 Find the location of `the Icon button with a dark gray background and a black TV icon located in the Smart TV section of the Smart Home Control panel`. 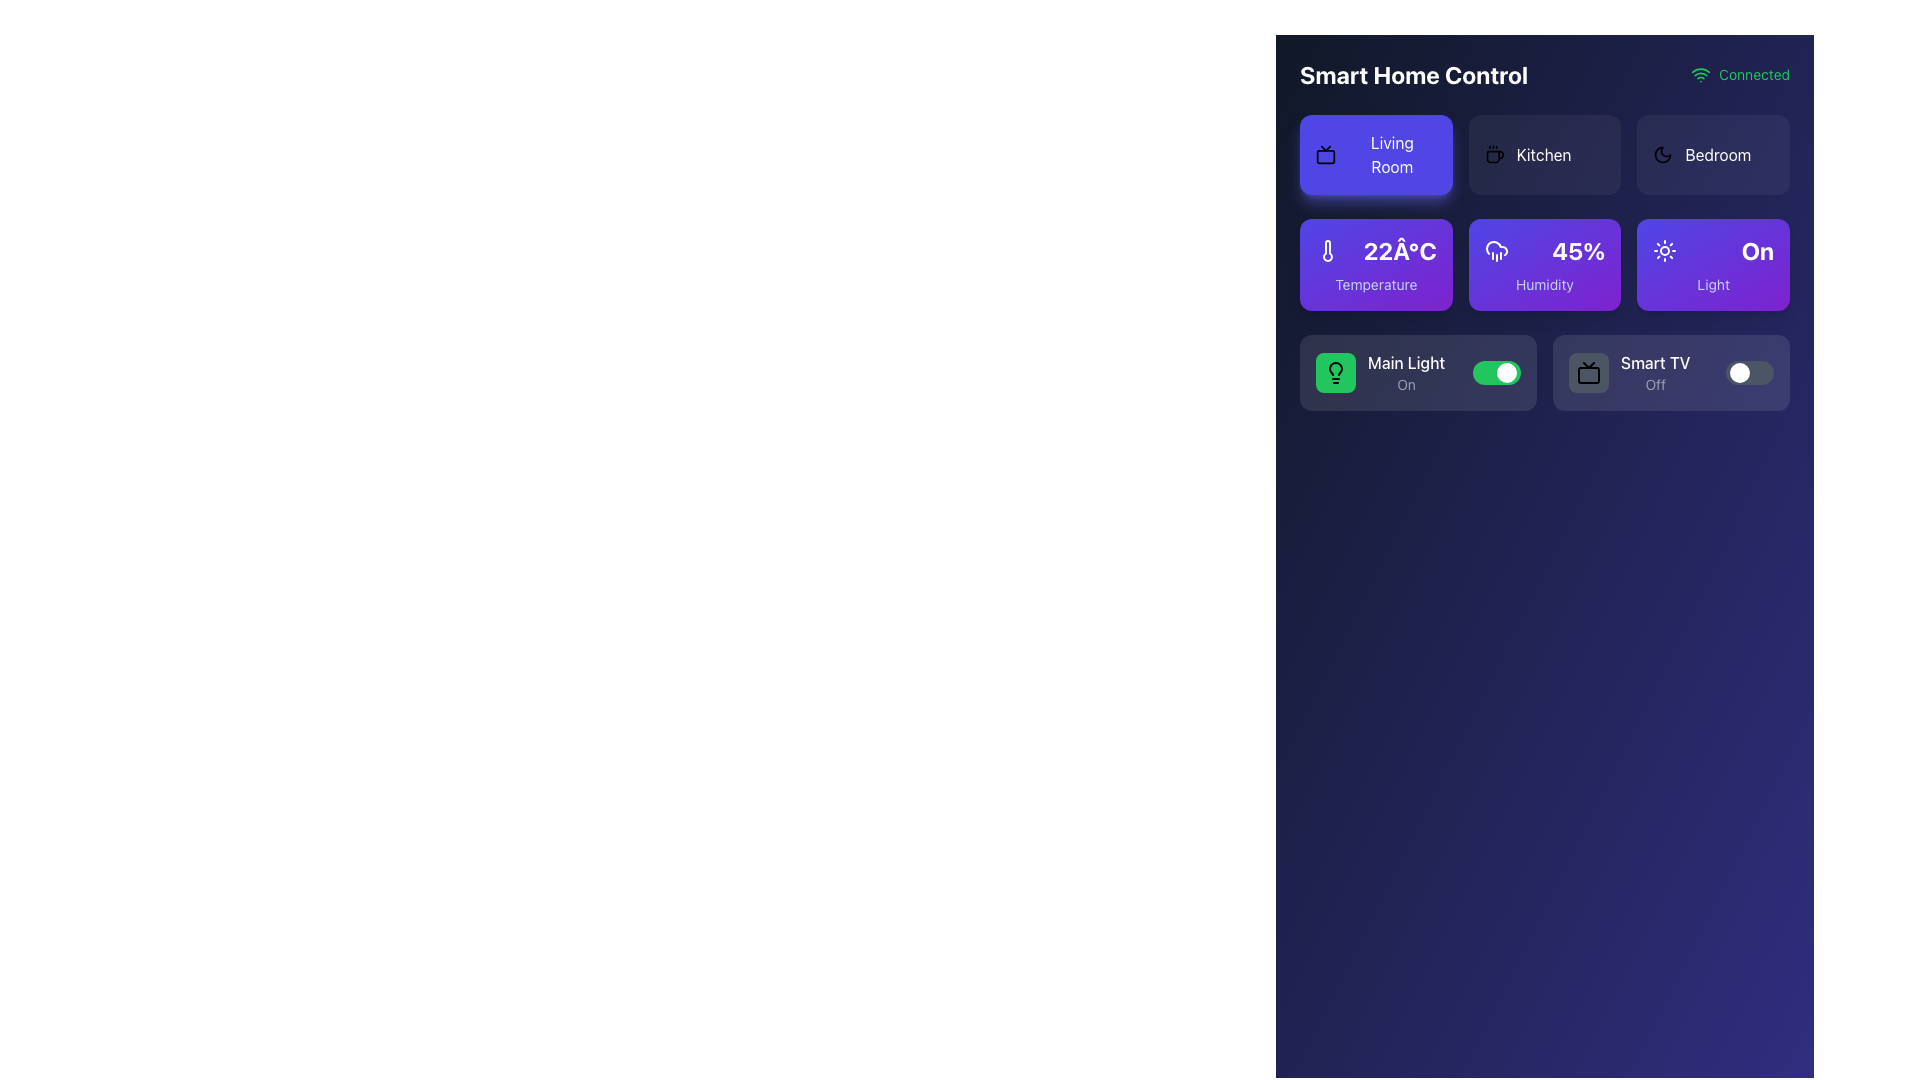

the Icon button with a dark gray background and a black TV icon located in the Smart TV section of the Smart Home Control panel is located at coordinates (1587, 373).